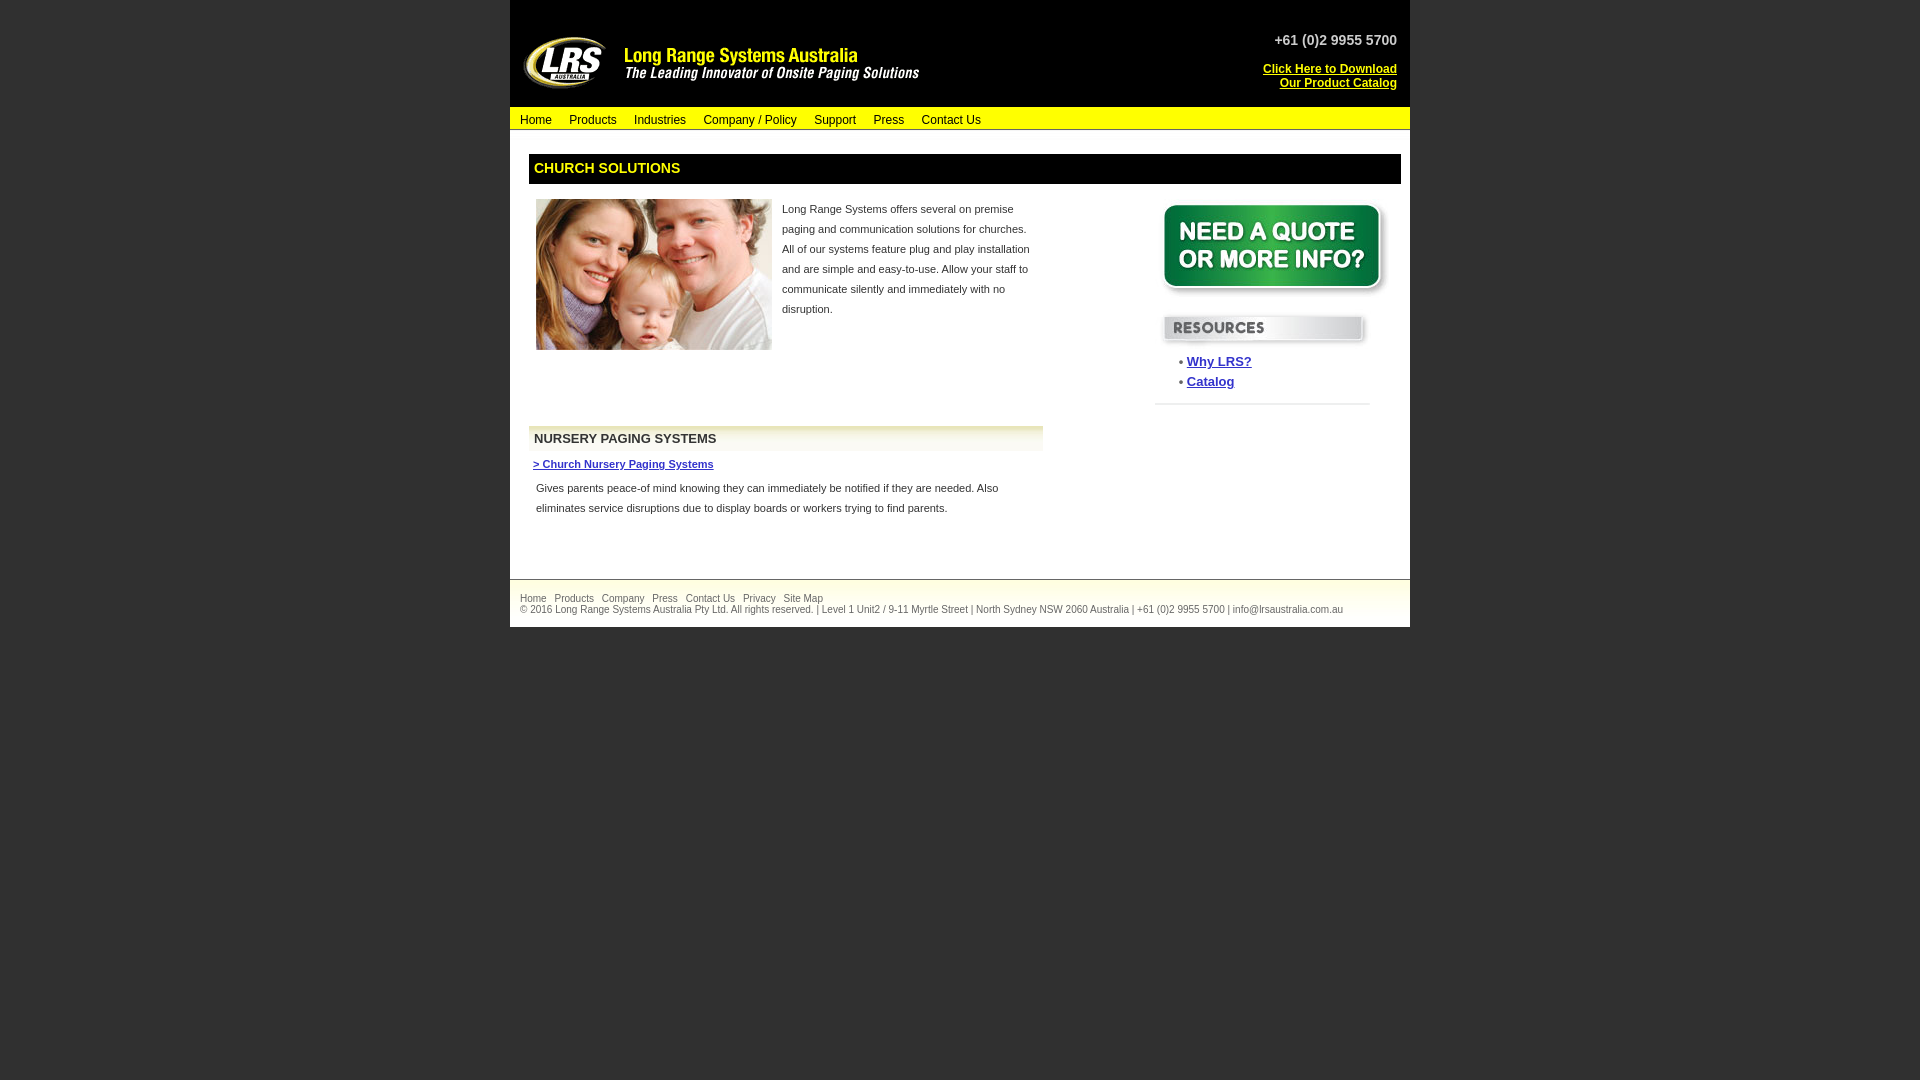  What do you see at coordinates (536, 596) in the screenshot?
I see `'Home'` at bounding box center [536, 596].